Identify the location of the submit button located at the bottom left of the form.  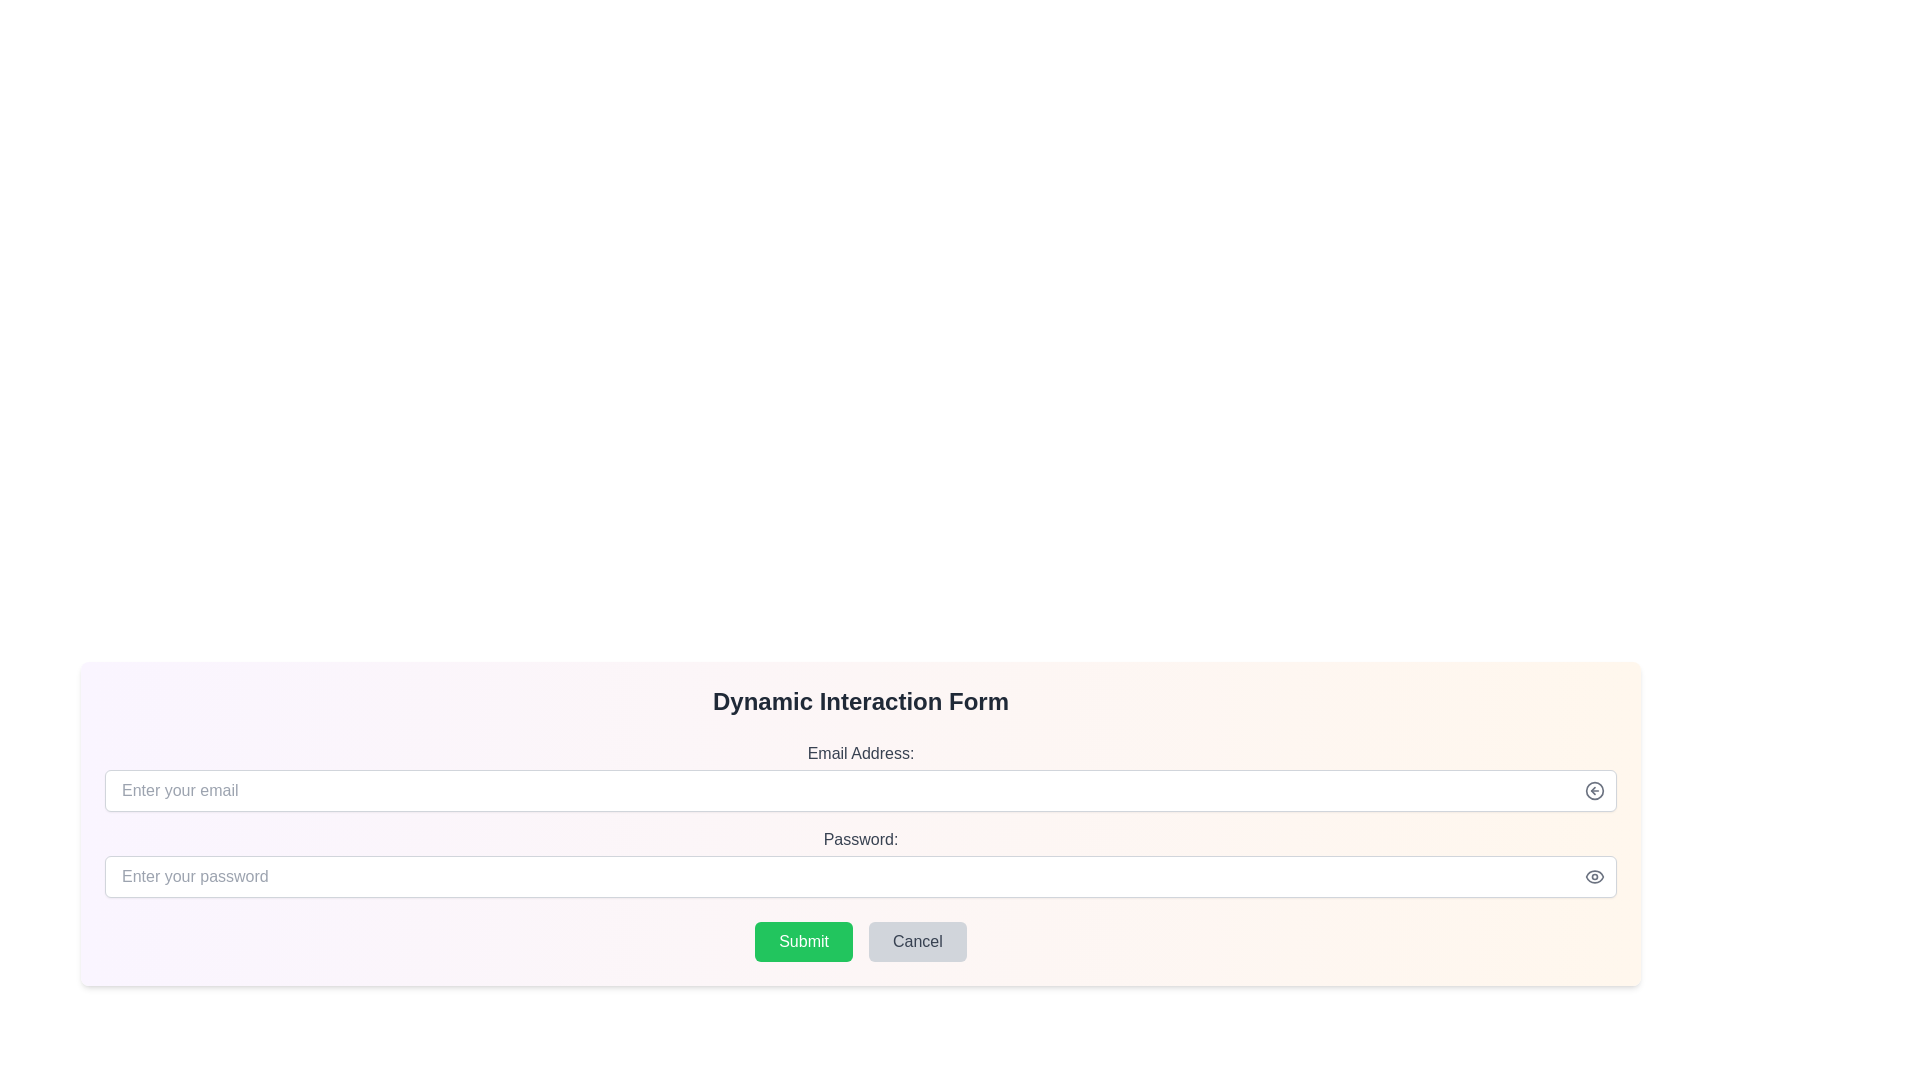
(804, 941).